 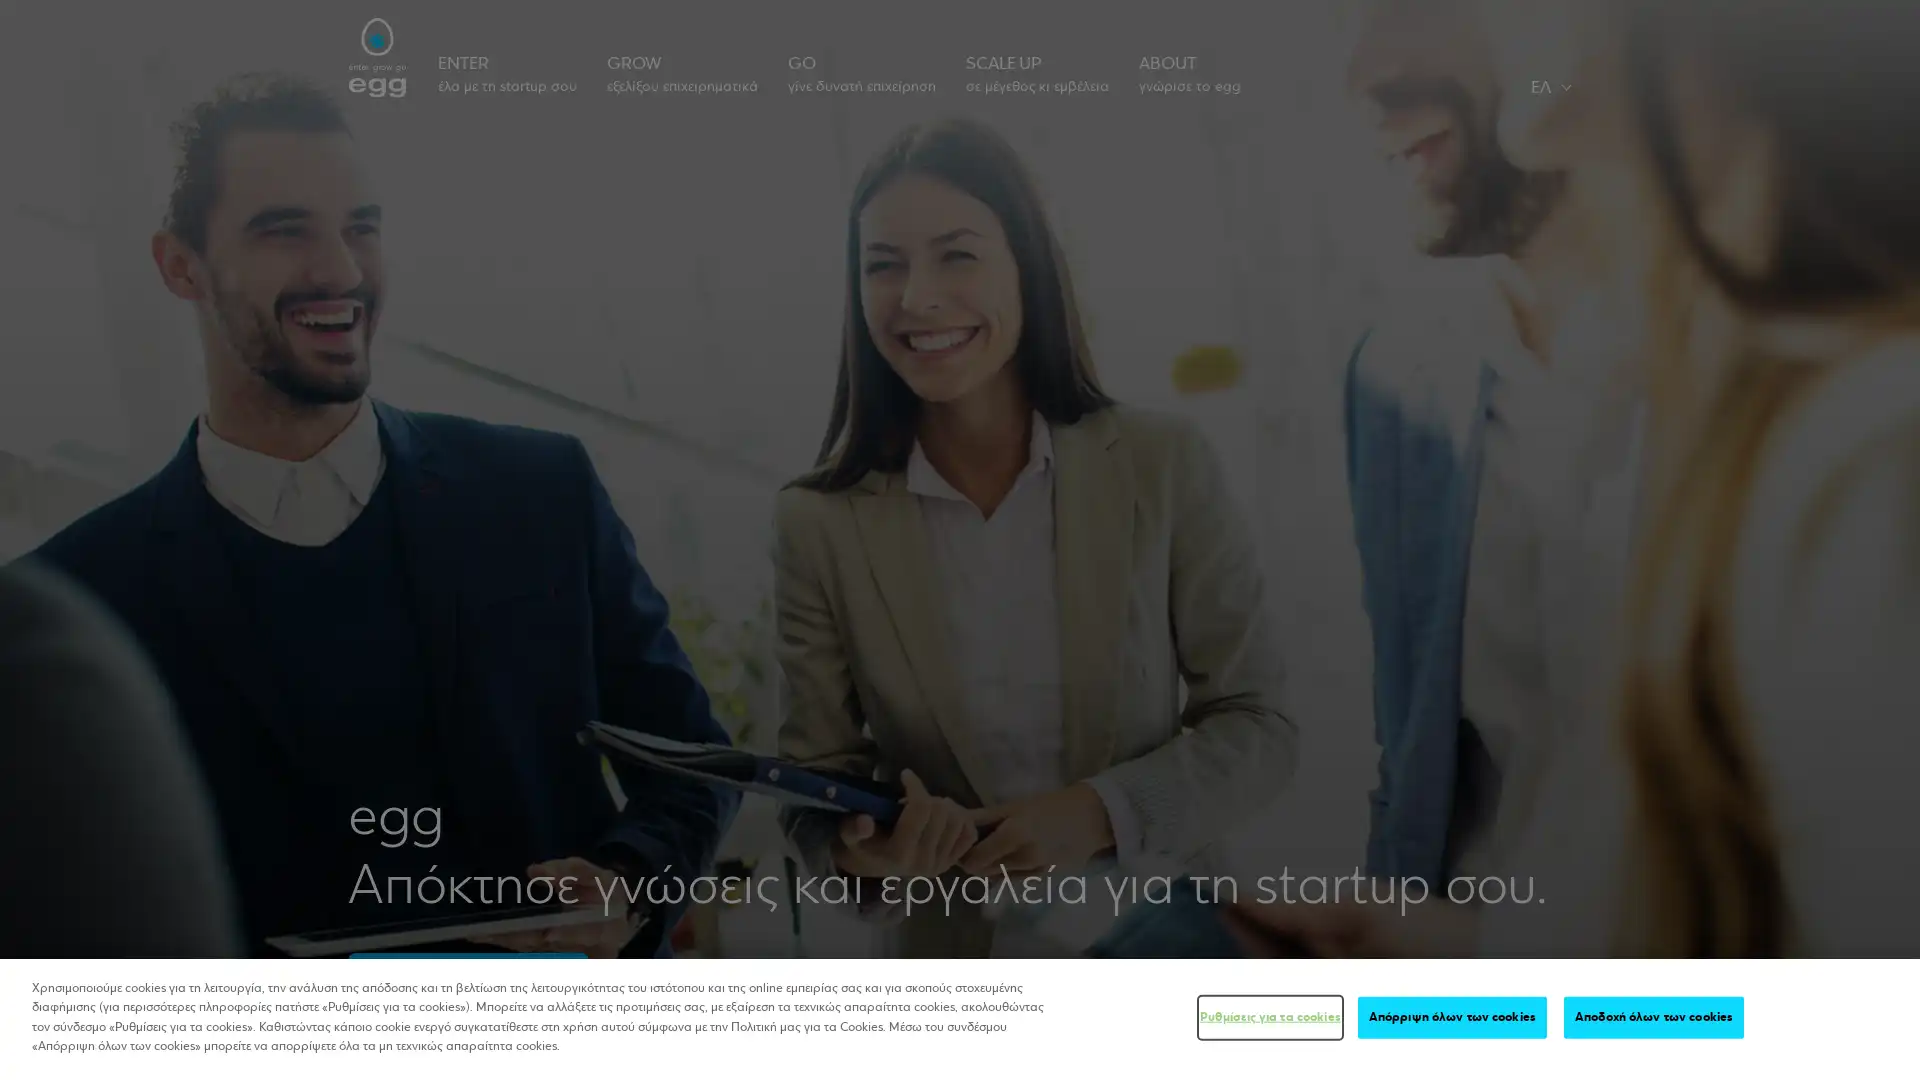 What do you see at coordinates (1452, 1017) in the screenshot?
I see `cookies` at bounding box center [1452, 1017].